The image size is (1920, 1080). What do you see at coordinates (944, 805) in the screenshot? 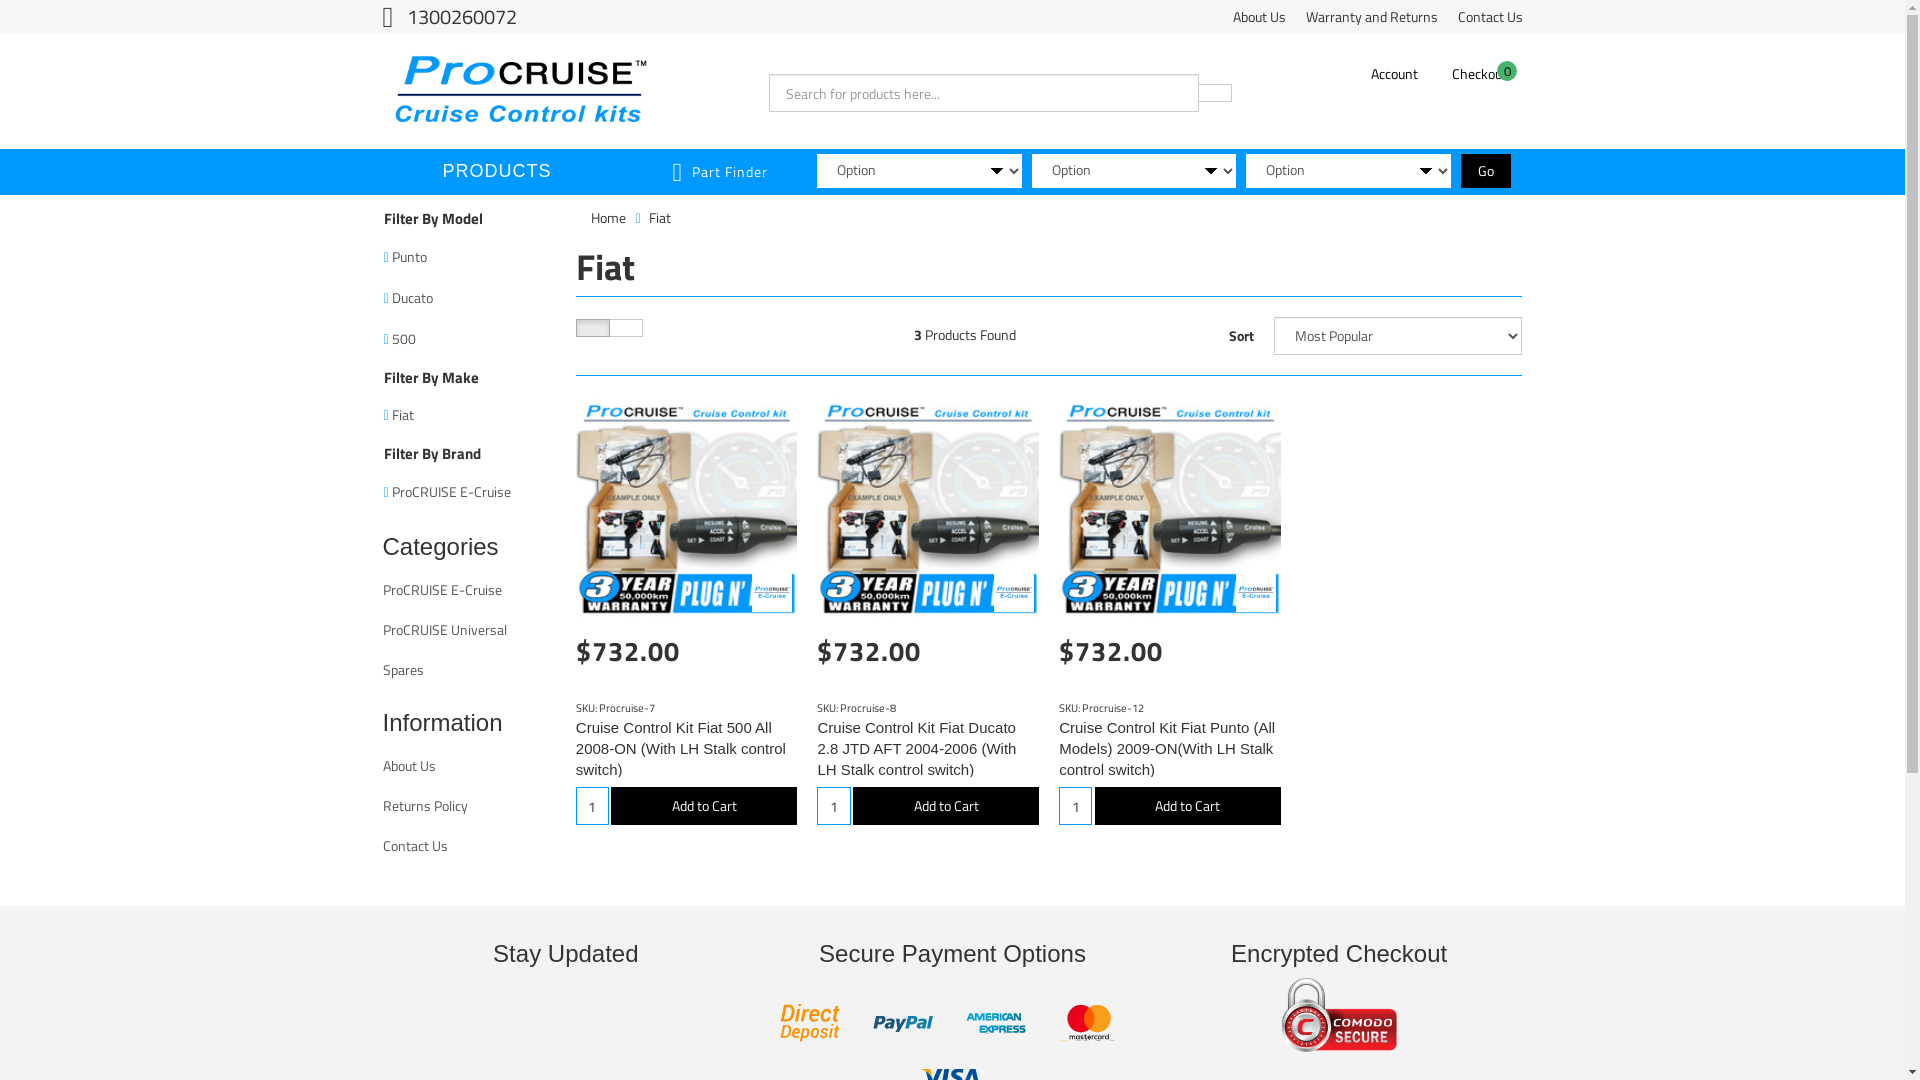
I see `'Add to Cart'` at bounding box center [944, 805].